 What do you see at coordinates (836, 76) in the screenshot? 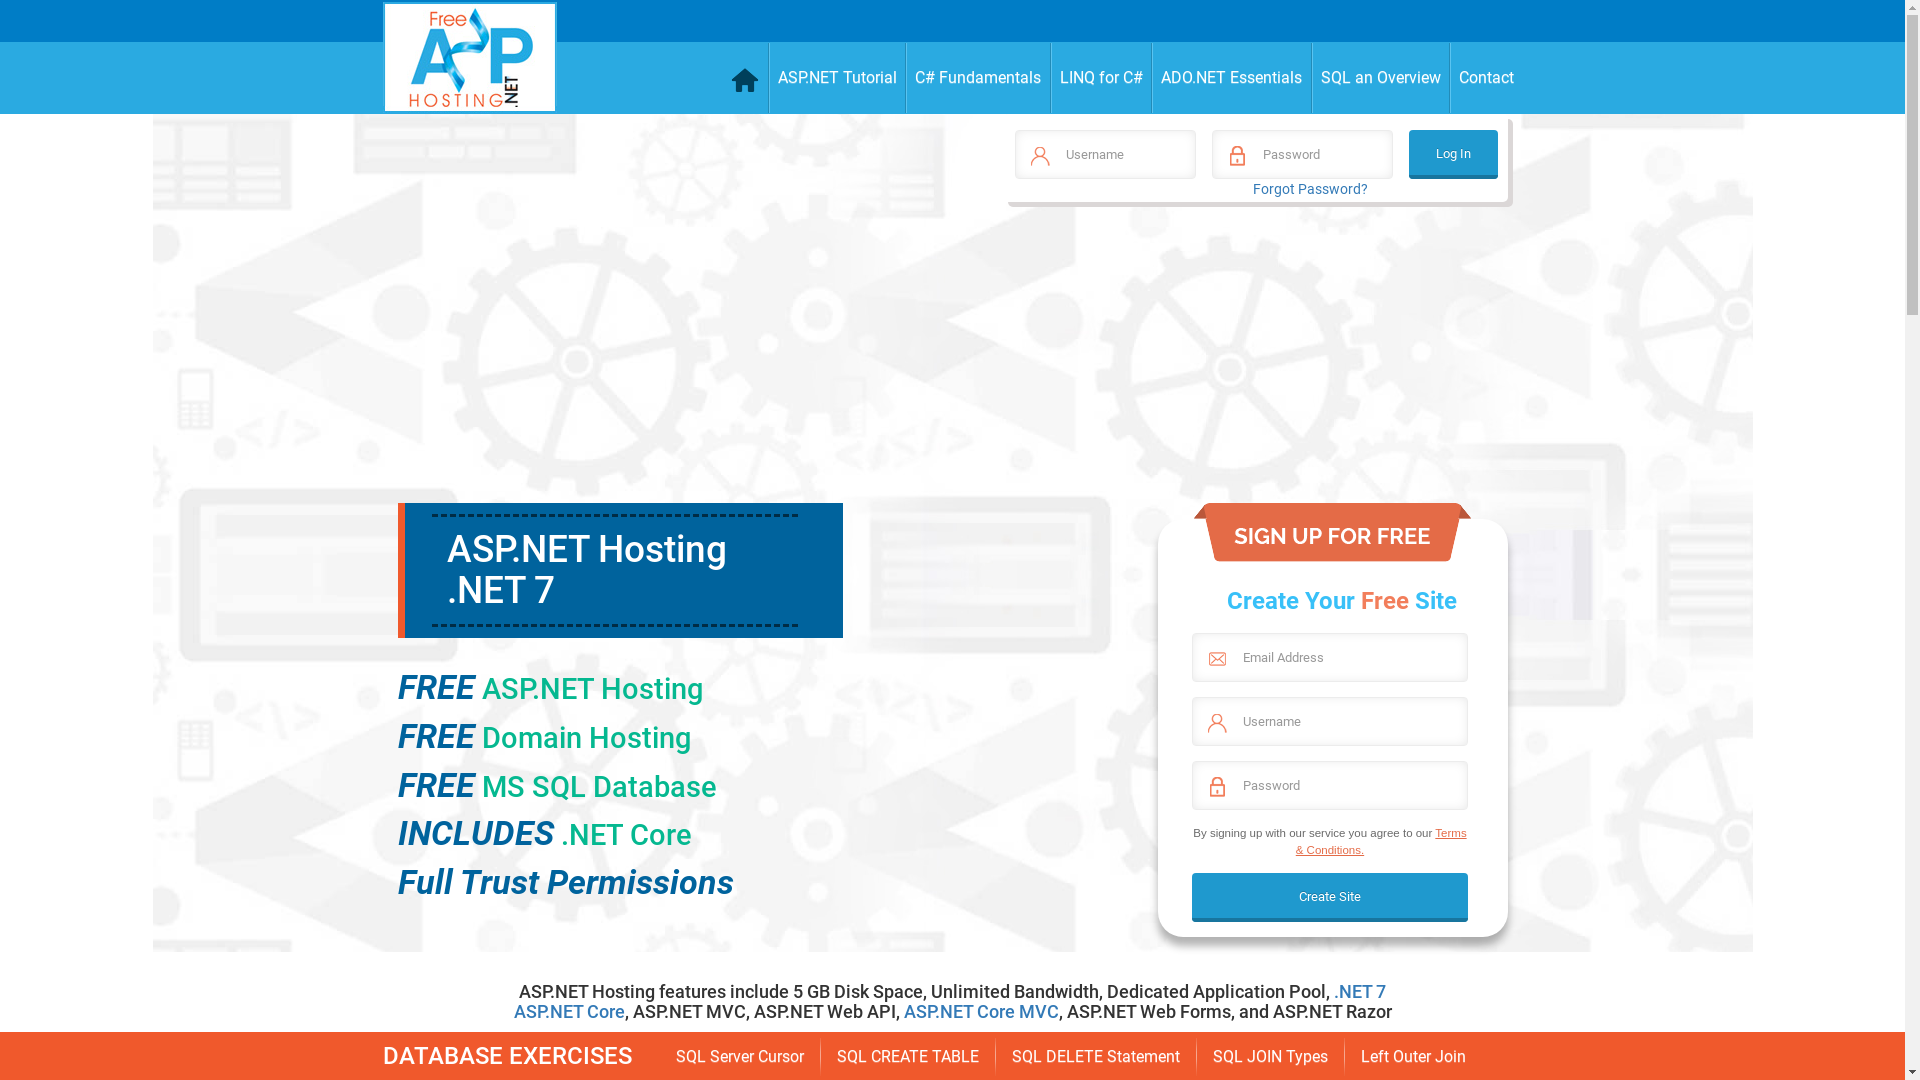
I see `'ASP.NET Tutorial'` at bounding box center [836, 76].